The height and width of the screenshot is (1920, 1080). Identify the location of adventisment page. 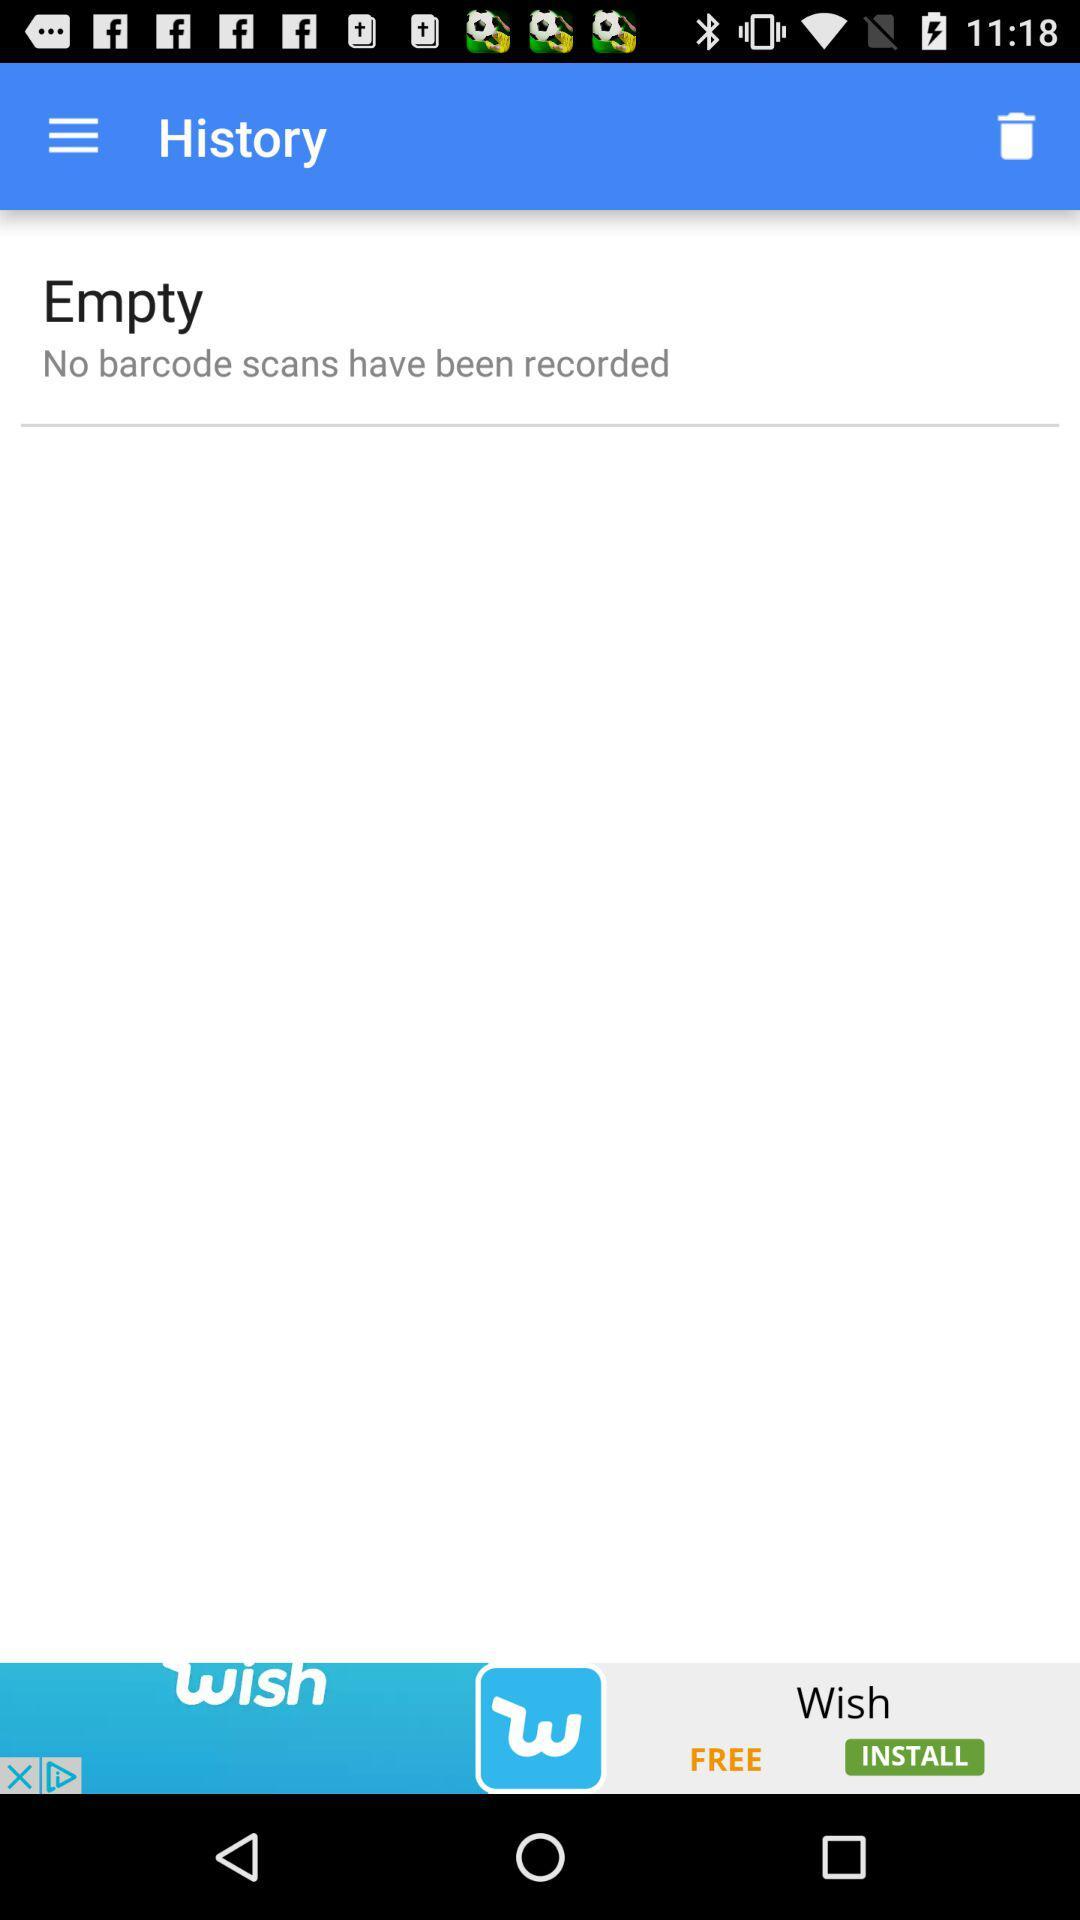
(540, 1727).